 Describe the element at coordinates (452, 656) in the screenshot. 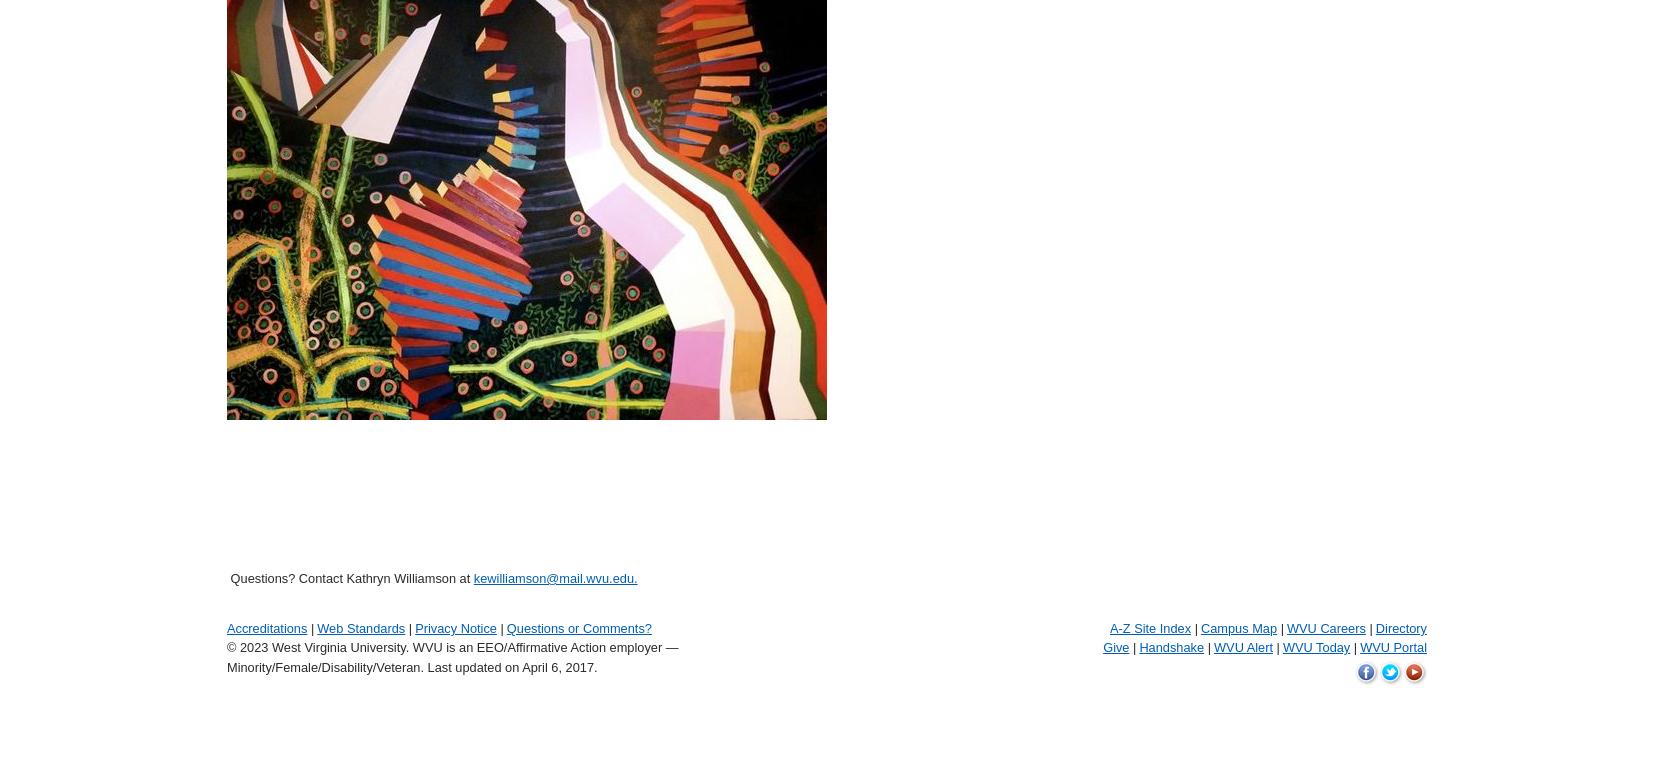

I see `'© 2023 West Virginia University. WVU is an EEO/Affirmative Action employer — Minority/Female/Disability/Veteran.'` at that location.